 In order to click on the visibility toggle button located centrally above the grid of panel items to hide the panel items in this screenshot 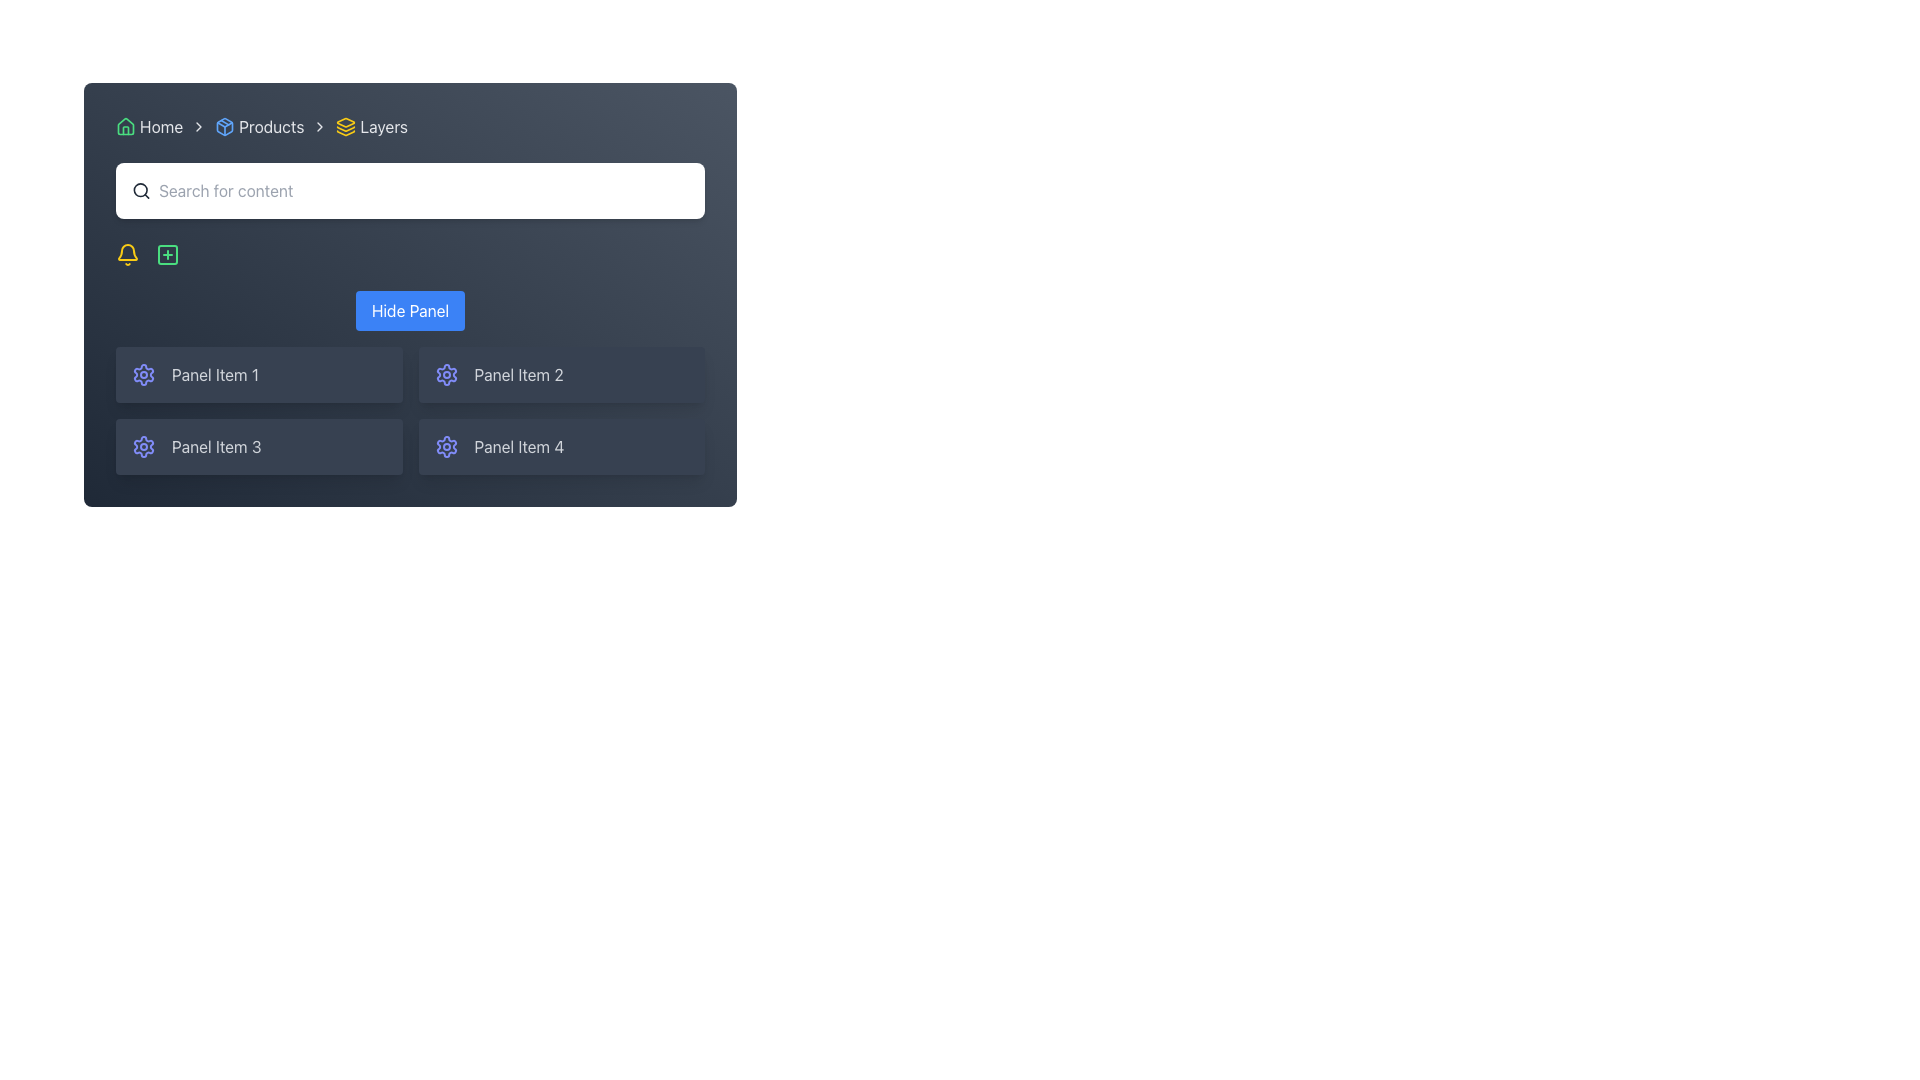, I will do `click(409, 311)`.